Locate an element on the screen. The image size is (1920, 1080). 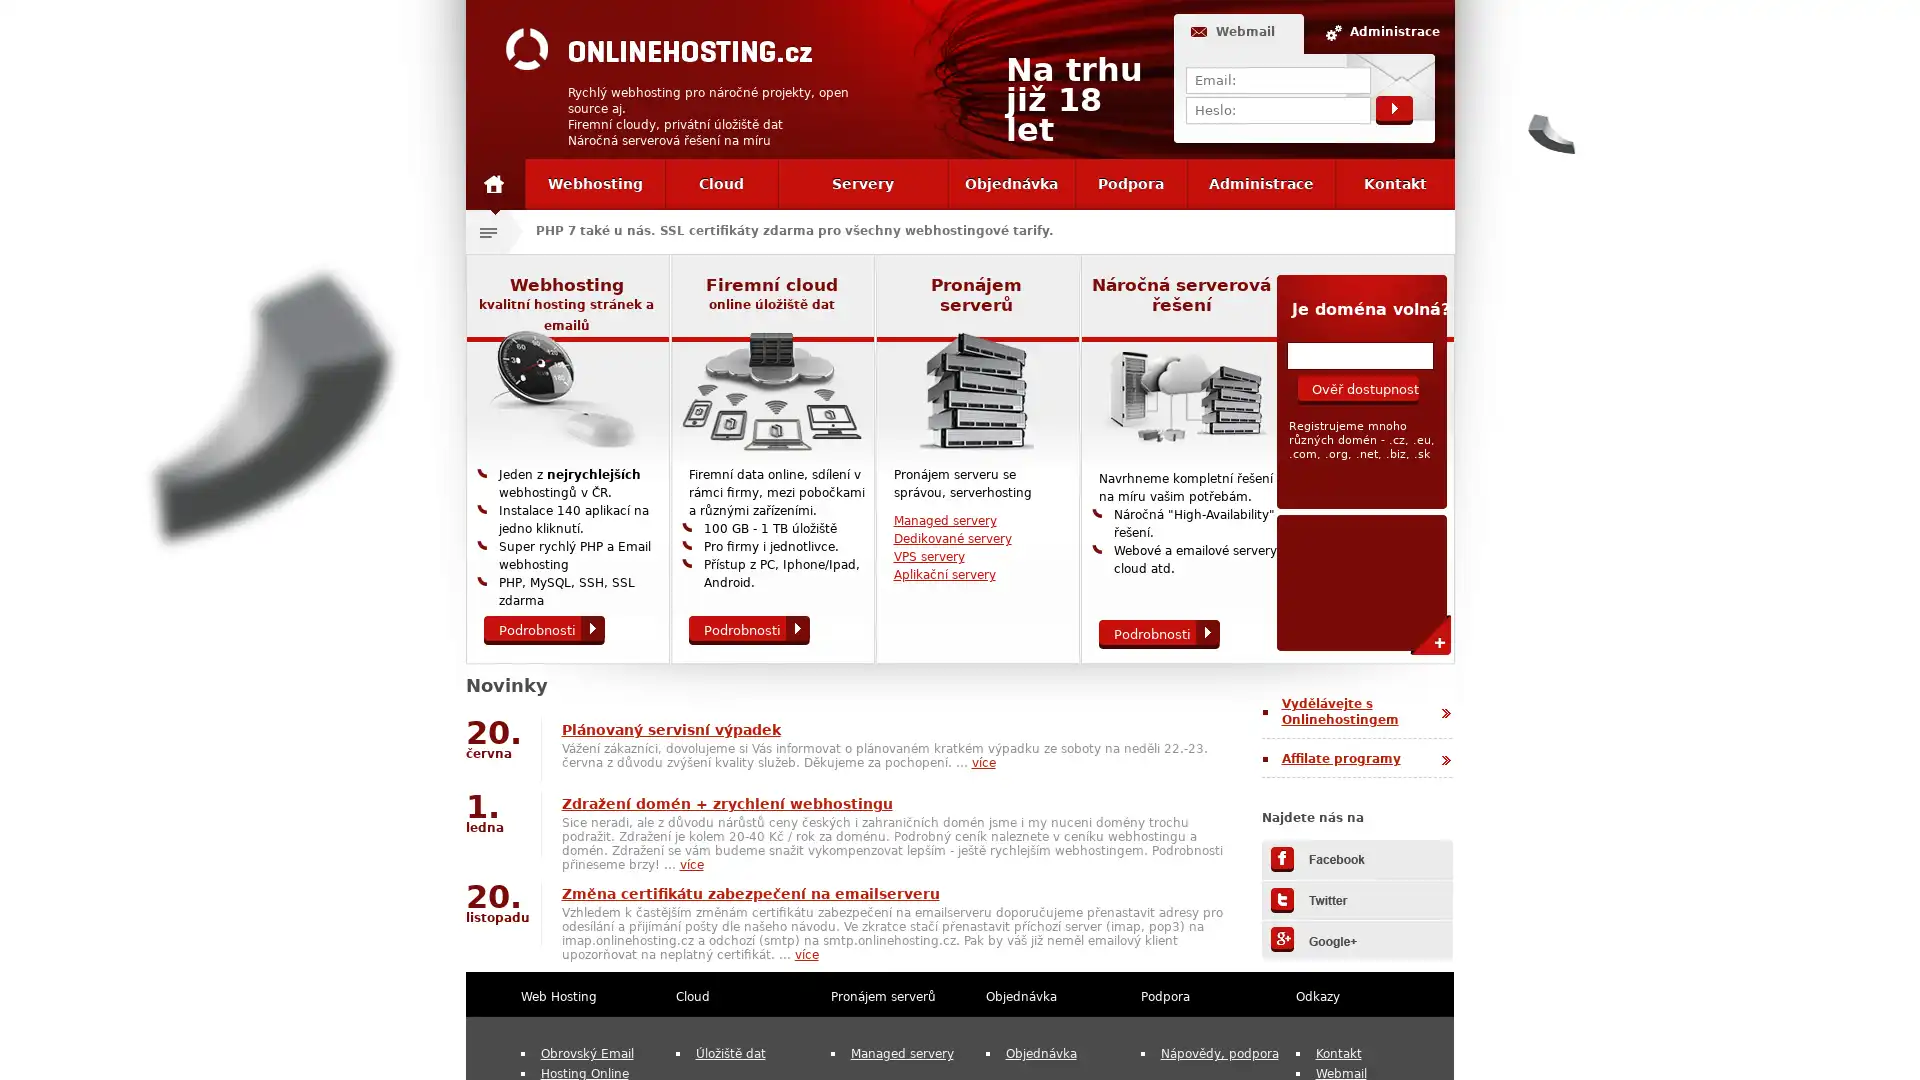
Over dostupnost is located at coordinates (1357, 389).